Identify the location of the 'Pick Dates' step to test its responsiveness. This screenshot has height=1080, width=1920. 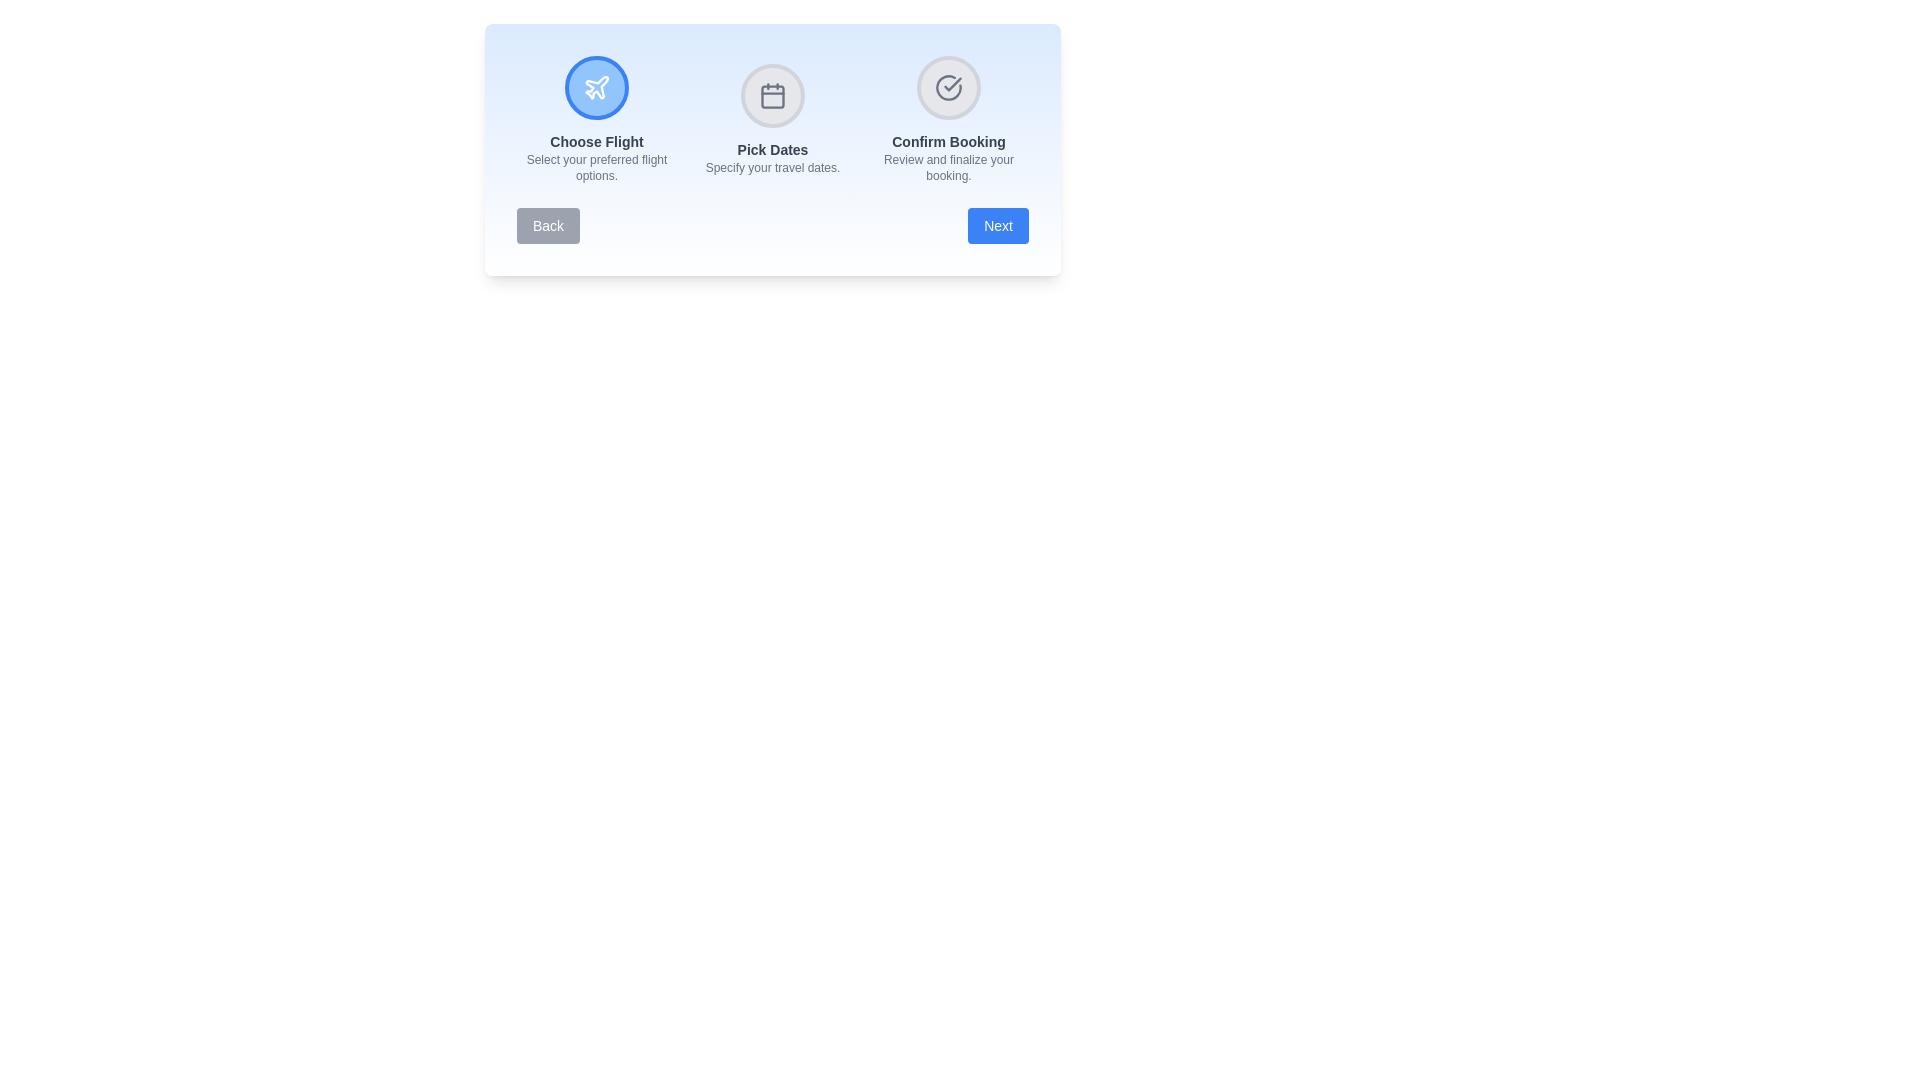
(771, 96).